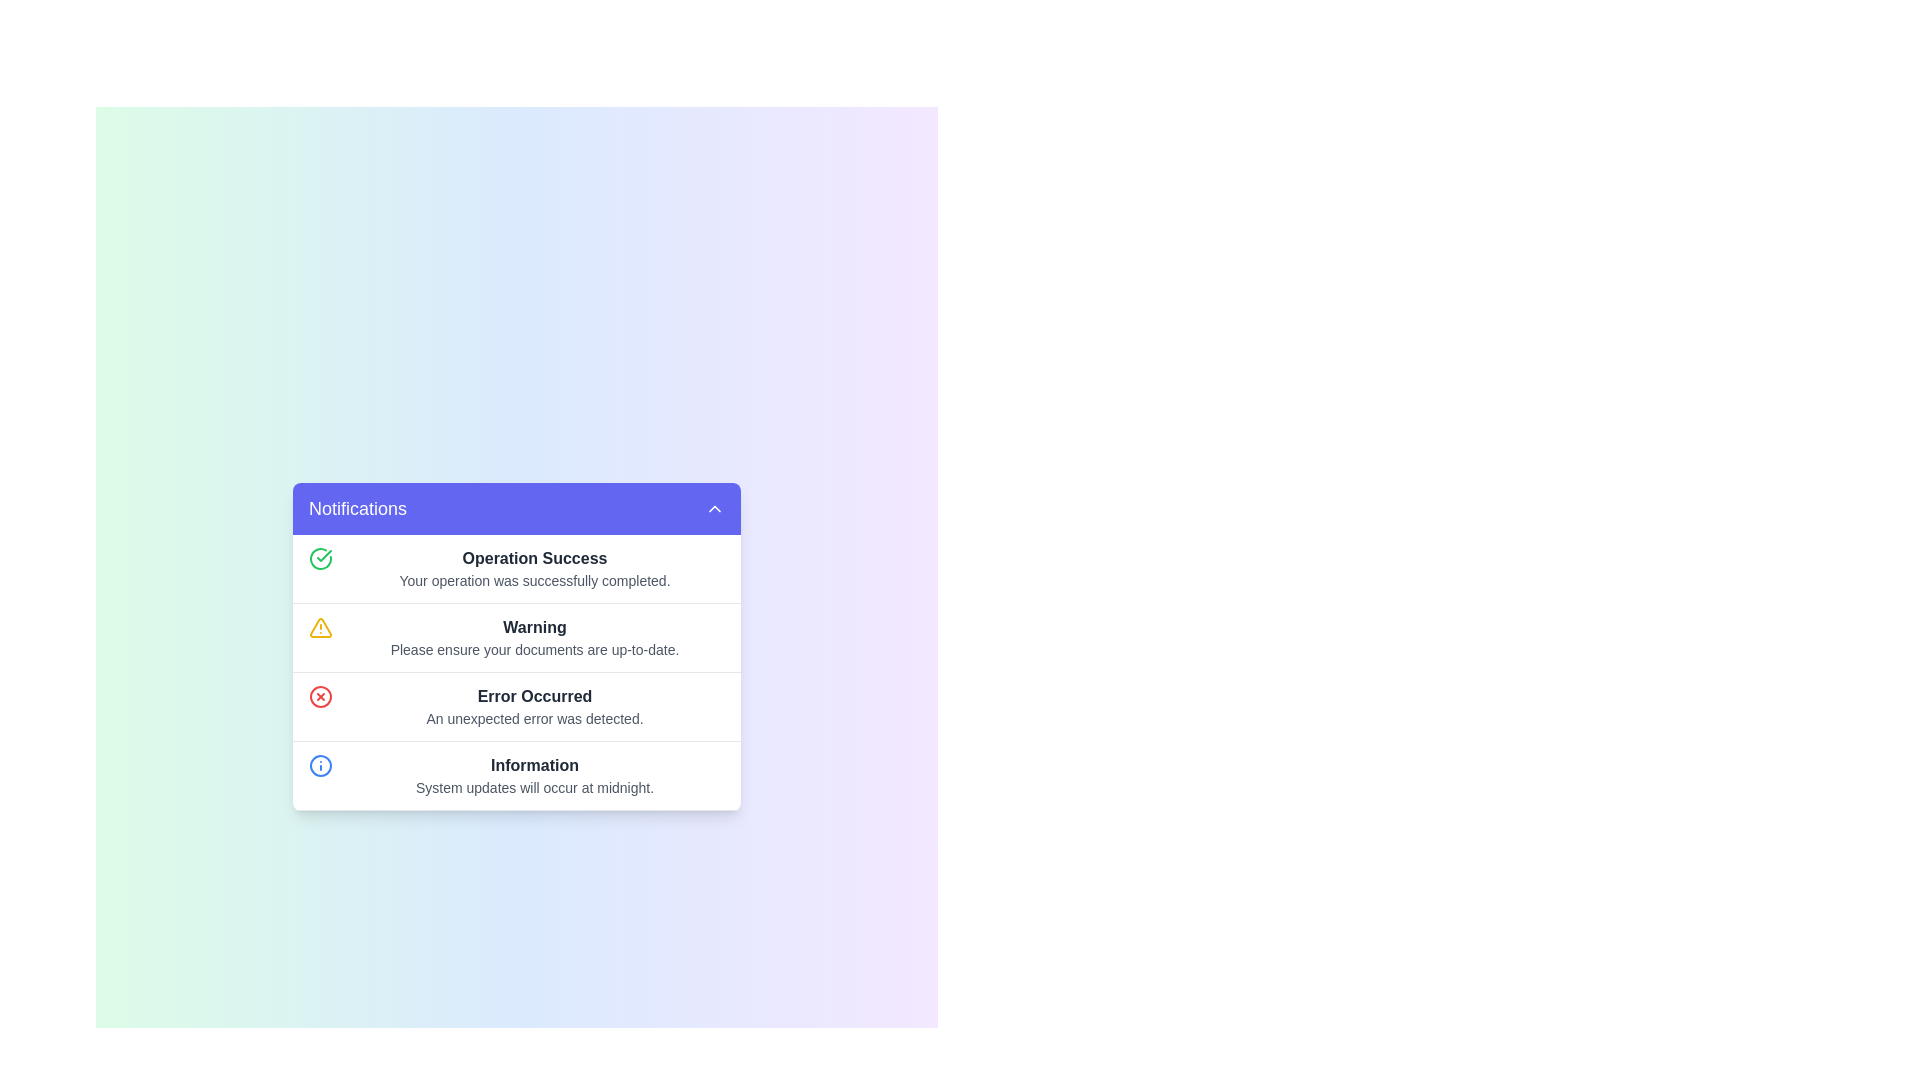 The height and width of the screenshot is (1080, 1920). Describe the element at coordinates (321, 559) in the screenshot. I see `the decorative icon indicating a successful operation, which is positioned to the left of the text 'Operation Success' in the first row of the notification list` at that location.